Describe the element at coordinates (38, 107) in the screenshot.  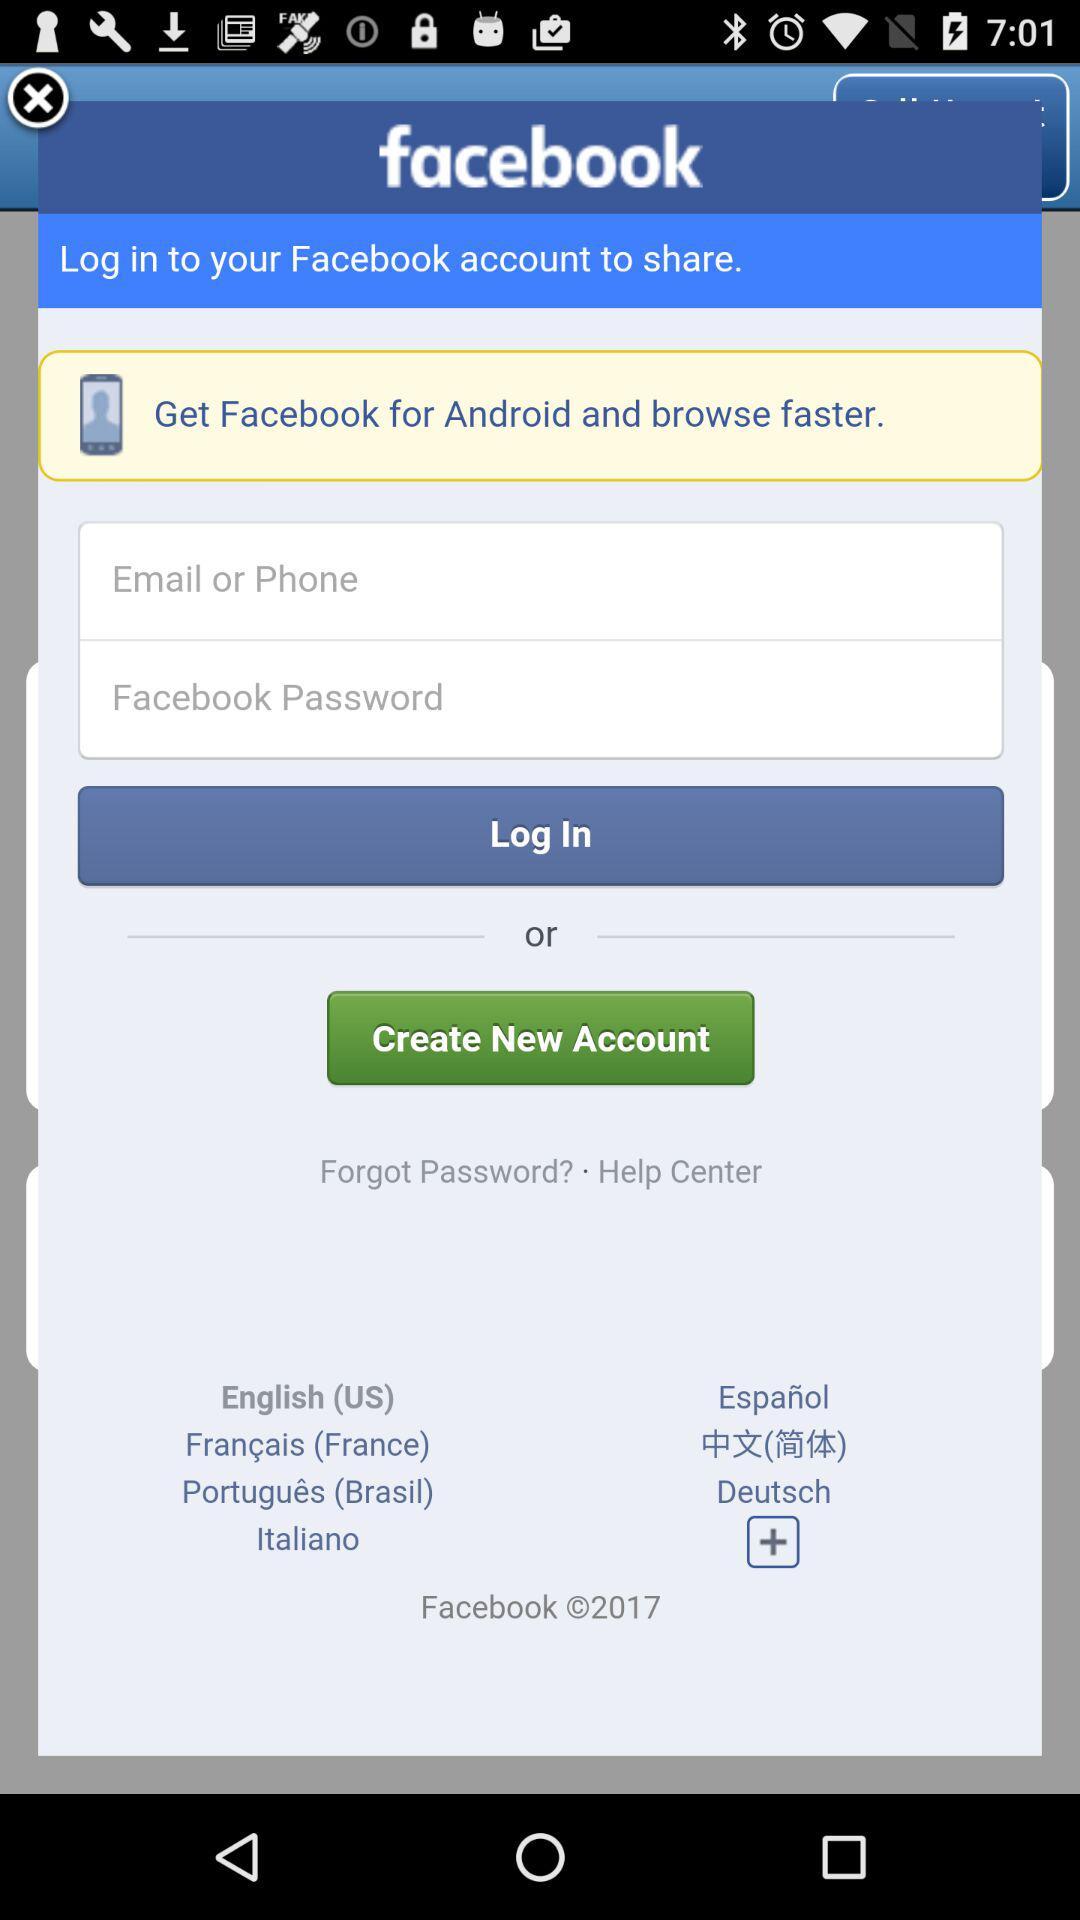
I see `the close icon` at that location.